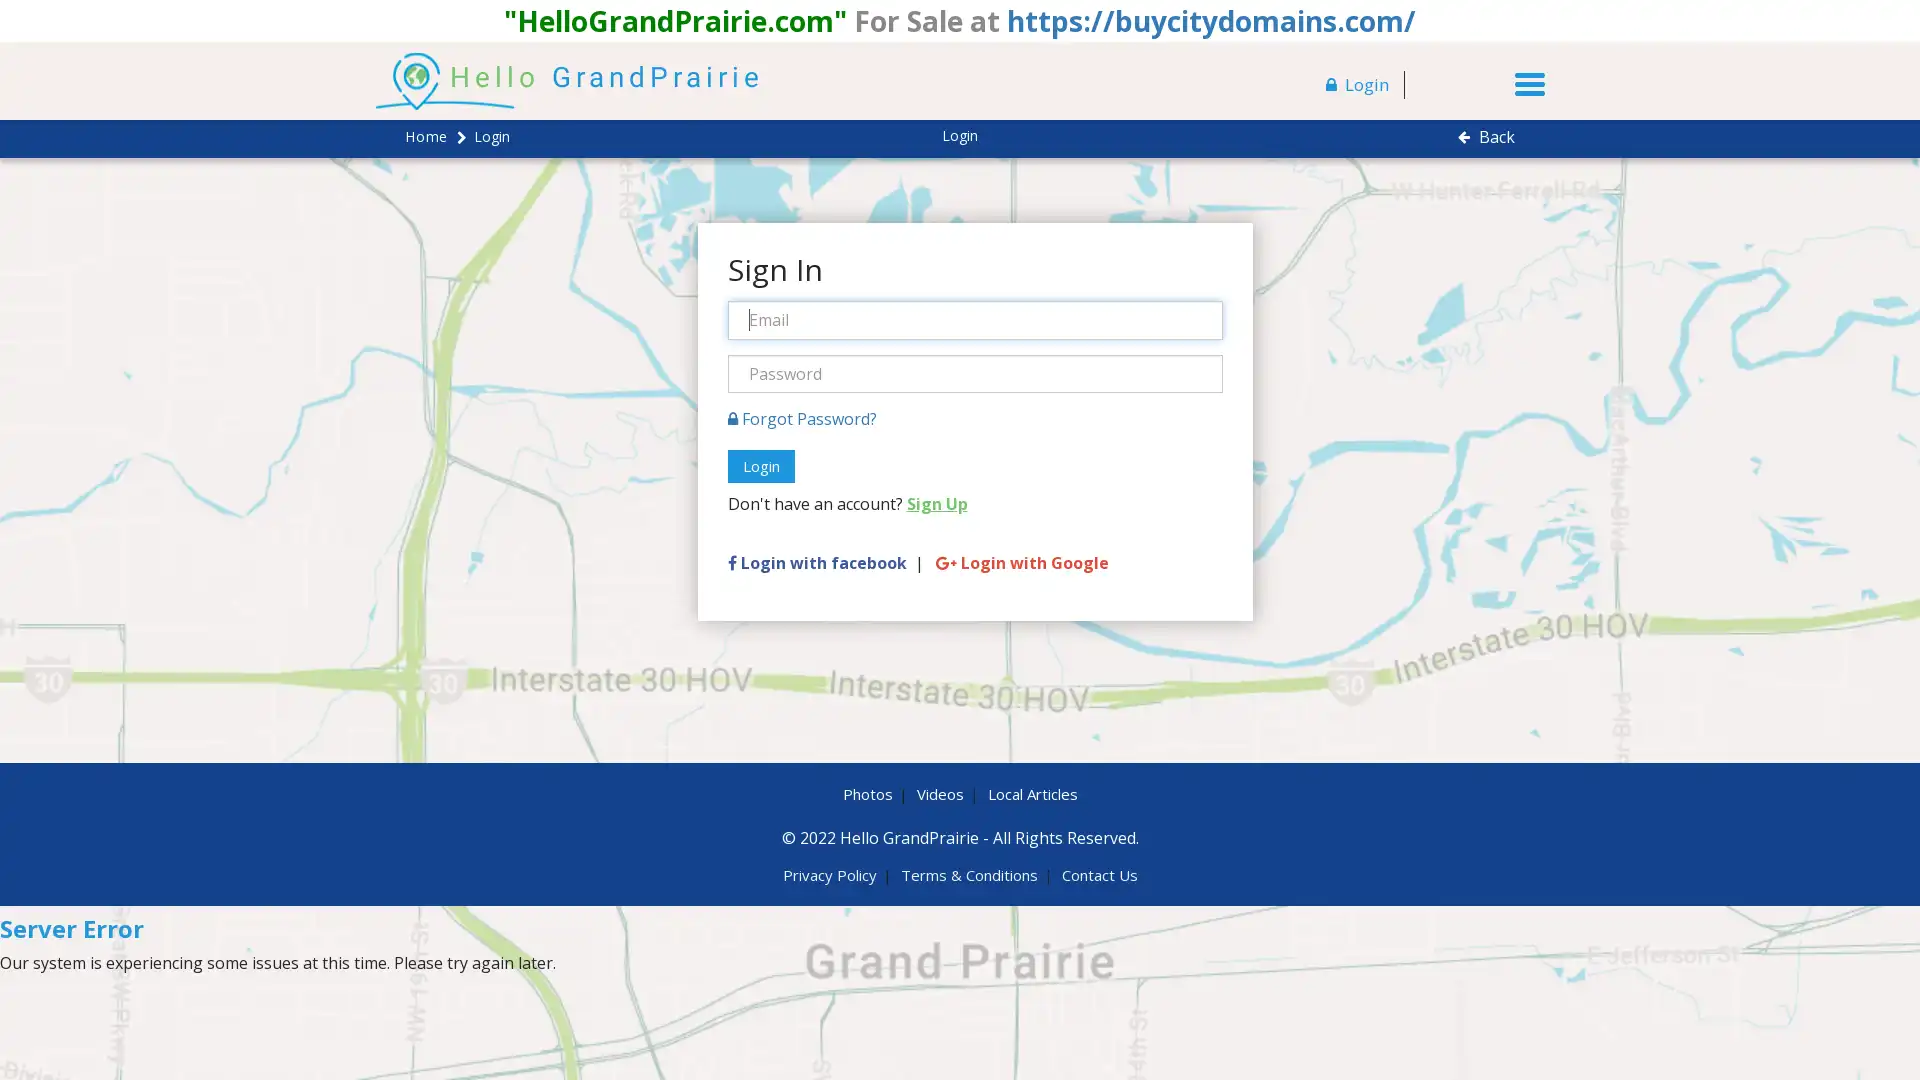 The width and height of the screenshot is (1920, 1080). Describe the element at coordinates (759, 466) in the screenshot. I see `Login` at that location.